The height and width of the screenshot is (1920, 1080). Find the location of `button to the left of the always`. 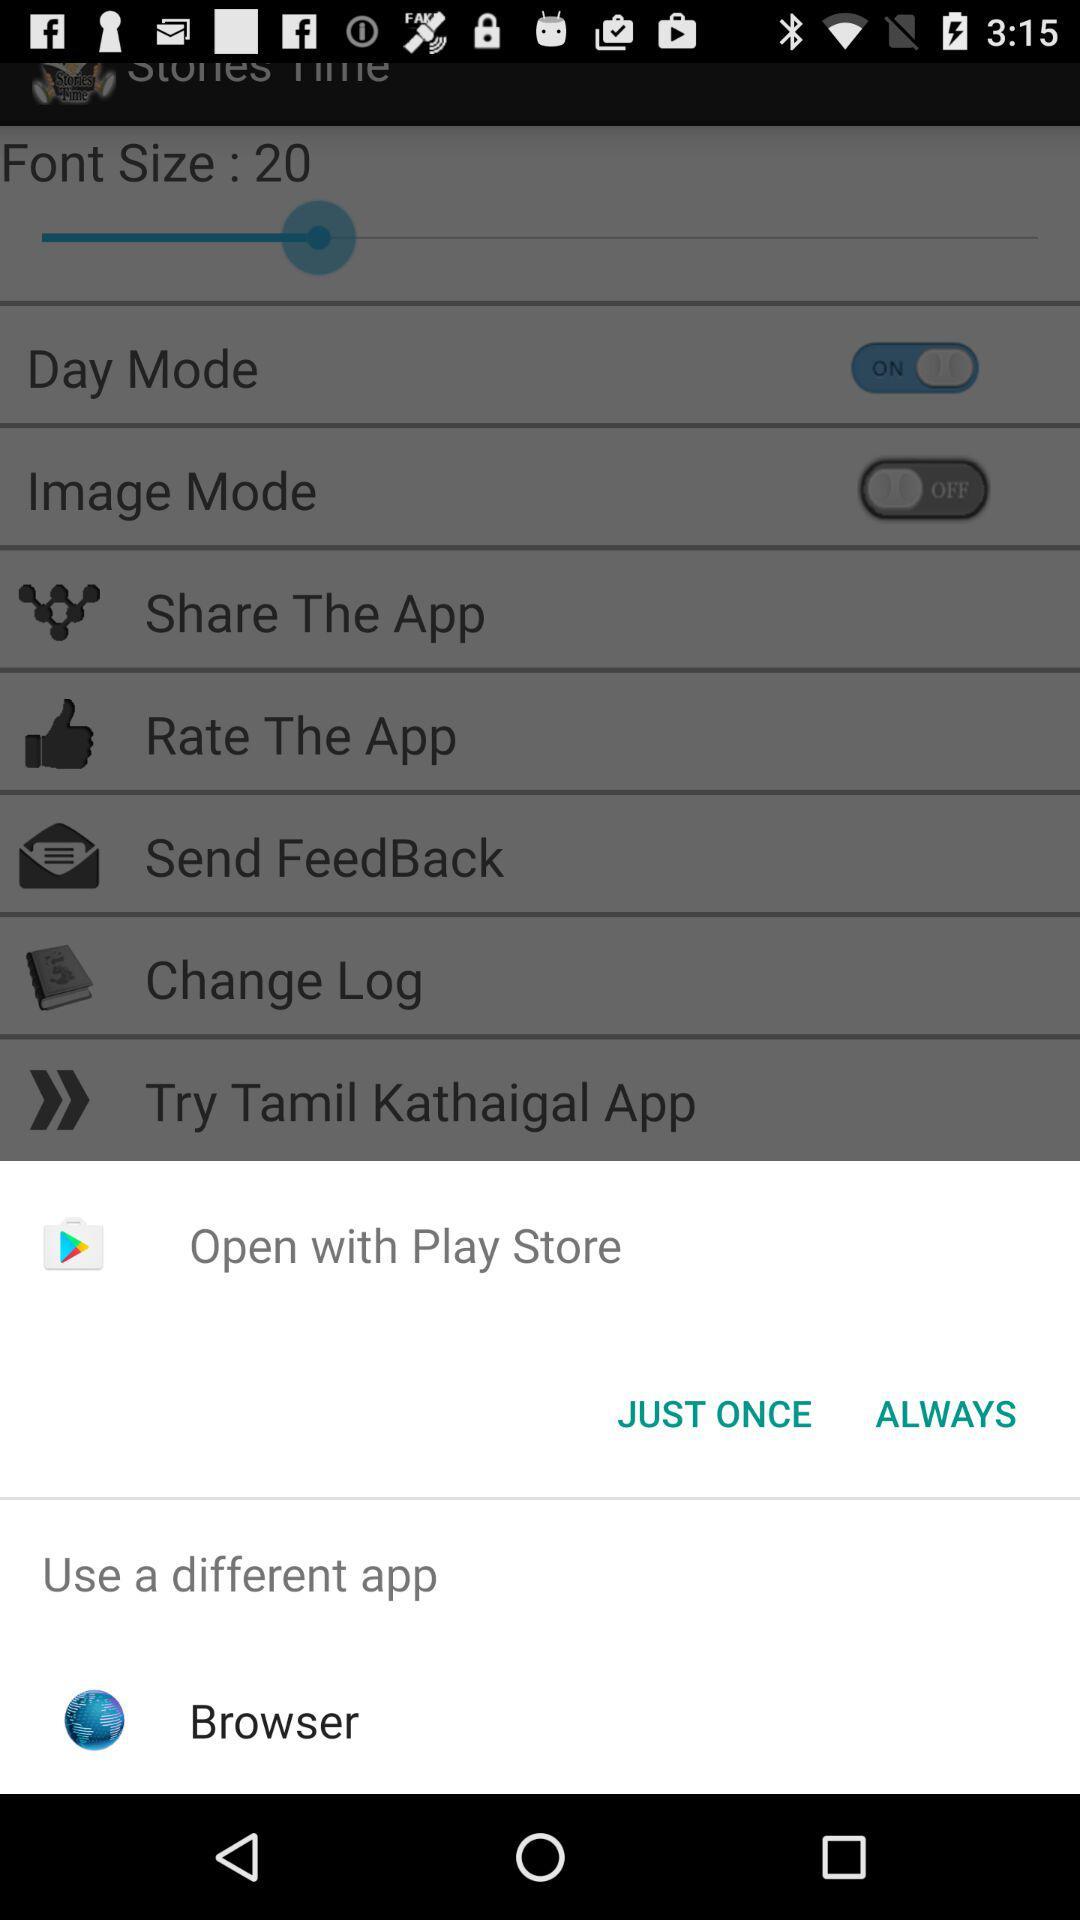

button to the left of the always is located at coordinates (713, 1411).